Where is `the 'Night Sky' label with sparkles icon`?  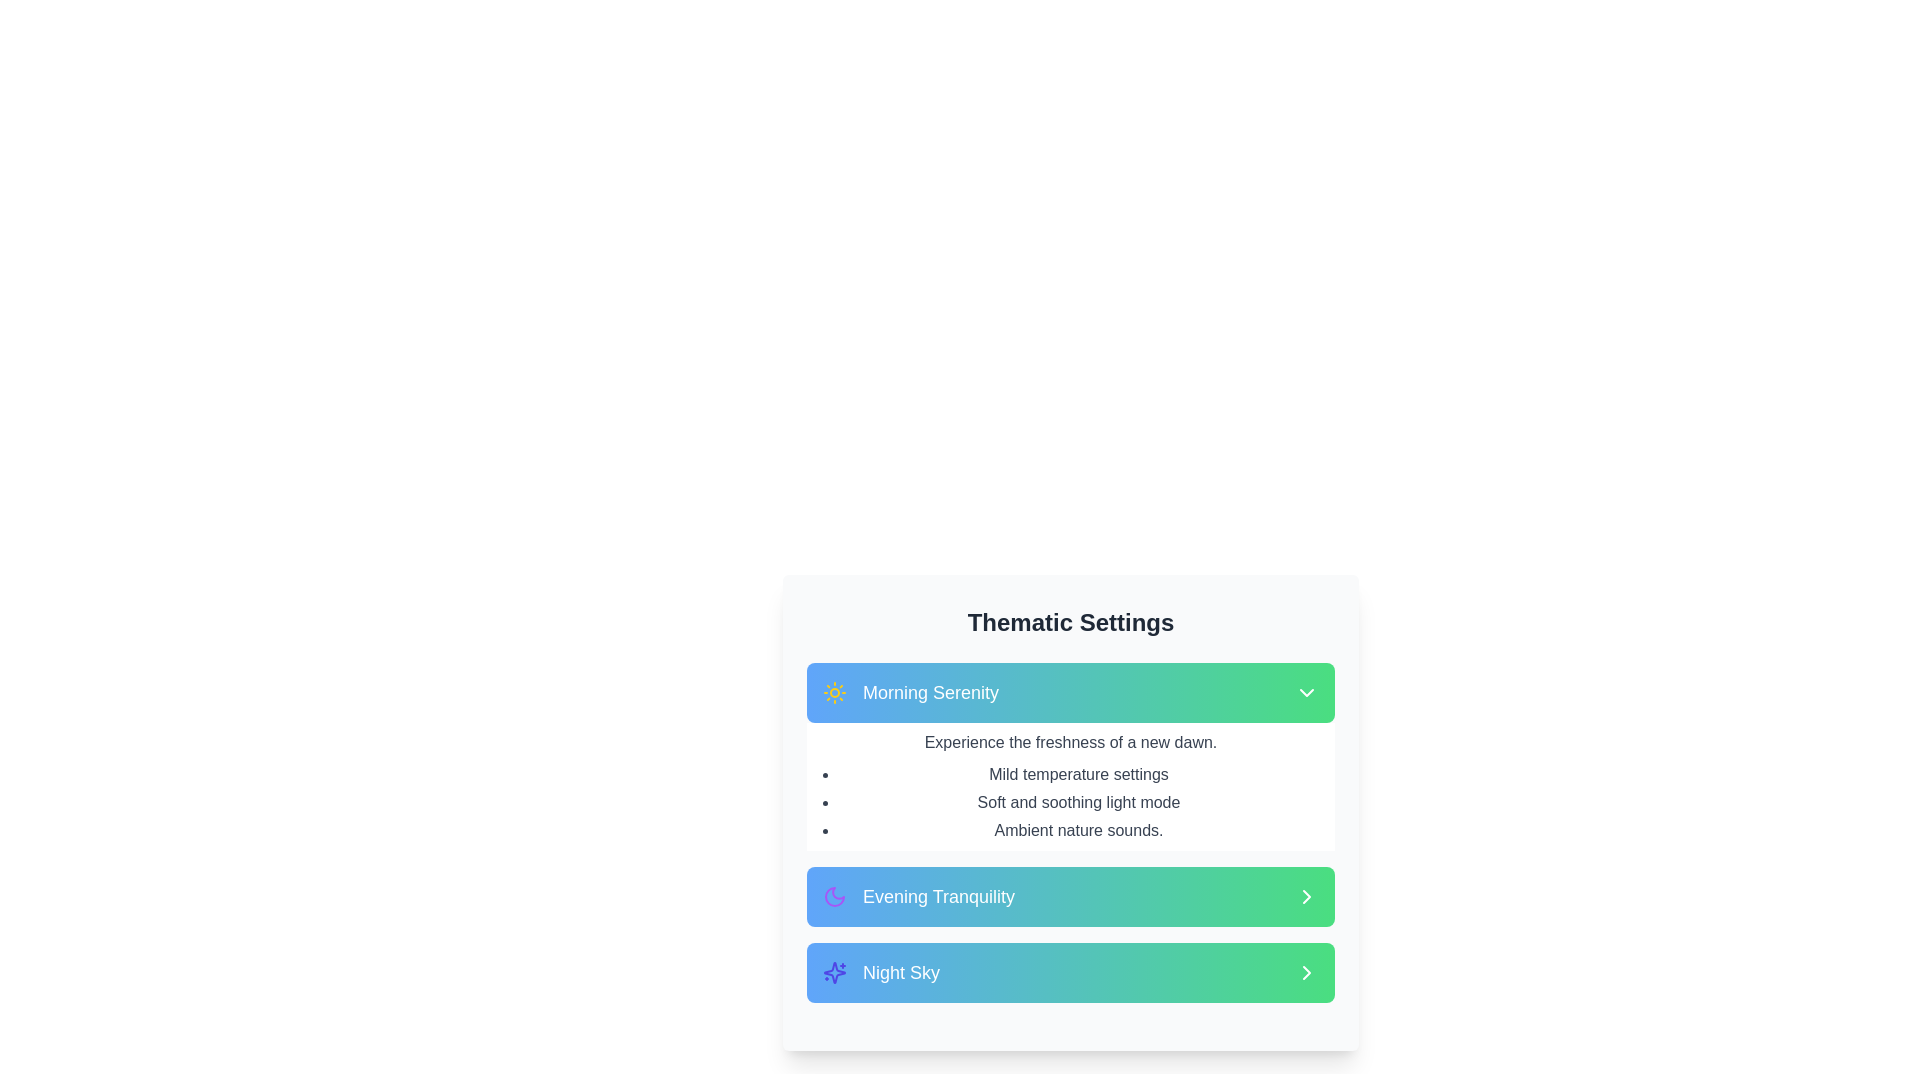
the 'Night Sky' label with sparkles icon is located at coordinates (880, 971).